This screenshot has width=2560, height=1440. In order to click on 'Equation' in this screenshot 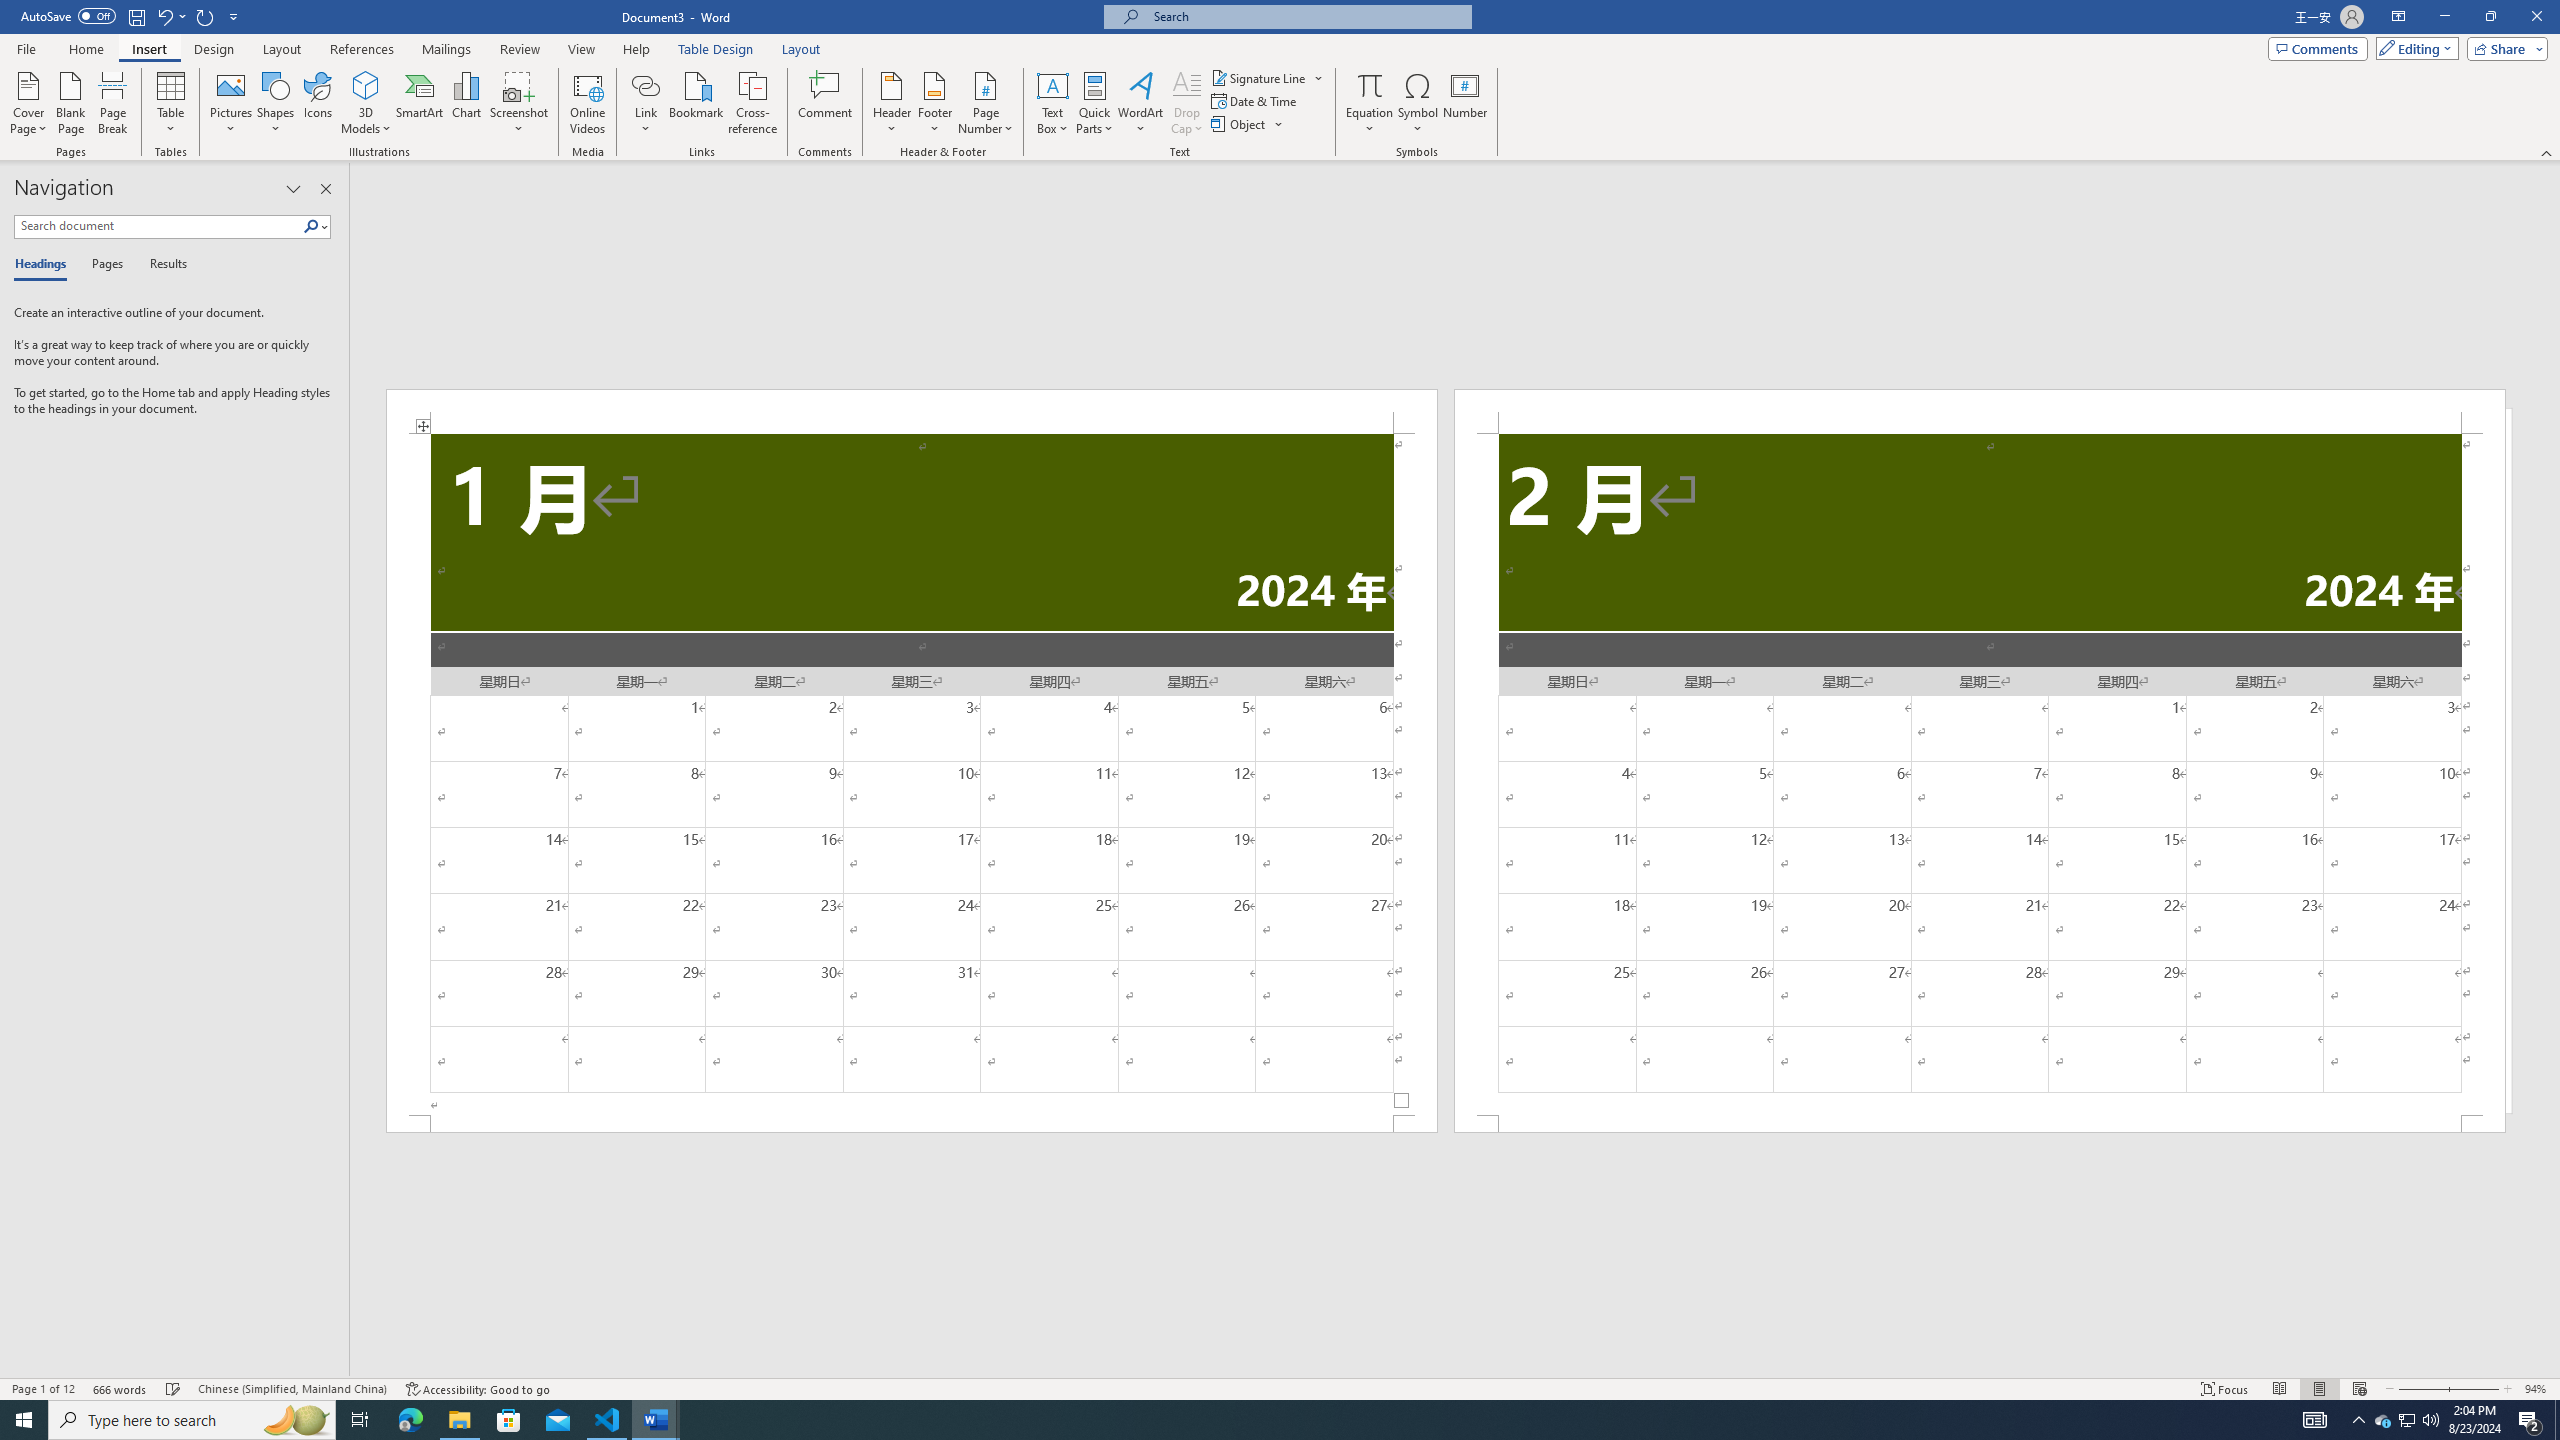, I will do `click(1369, 103)`.